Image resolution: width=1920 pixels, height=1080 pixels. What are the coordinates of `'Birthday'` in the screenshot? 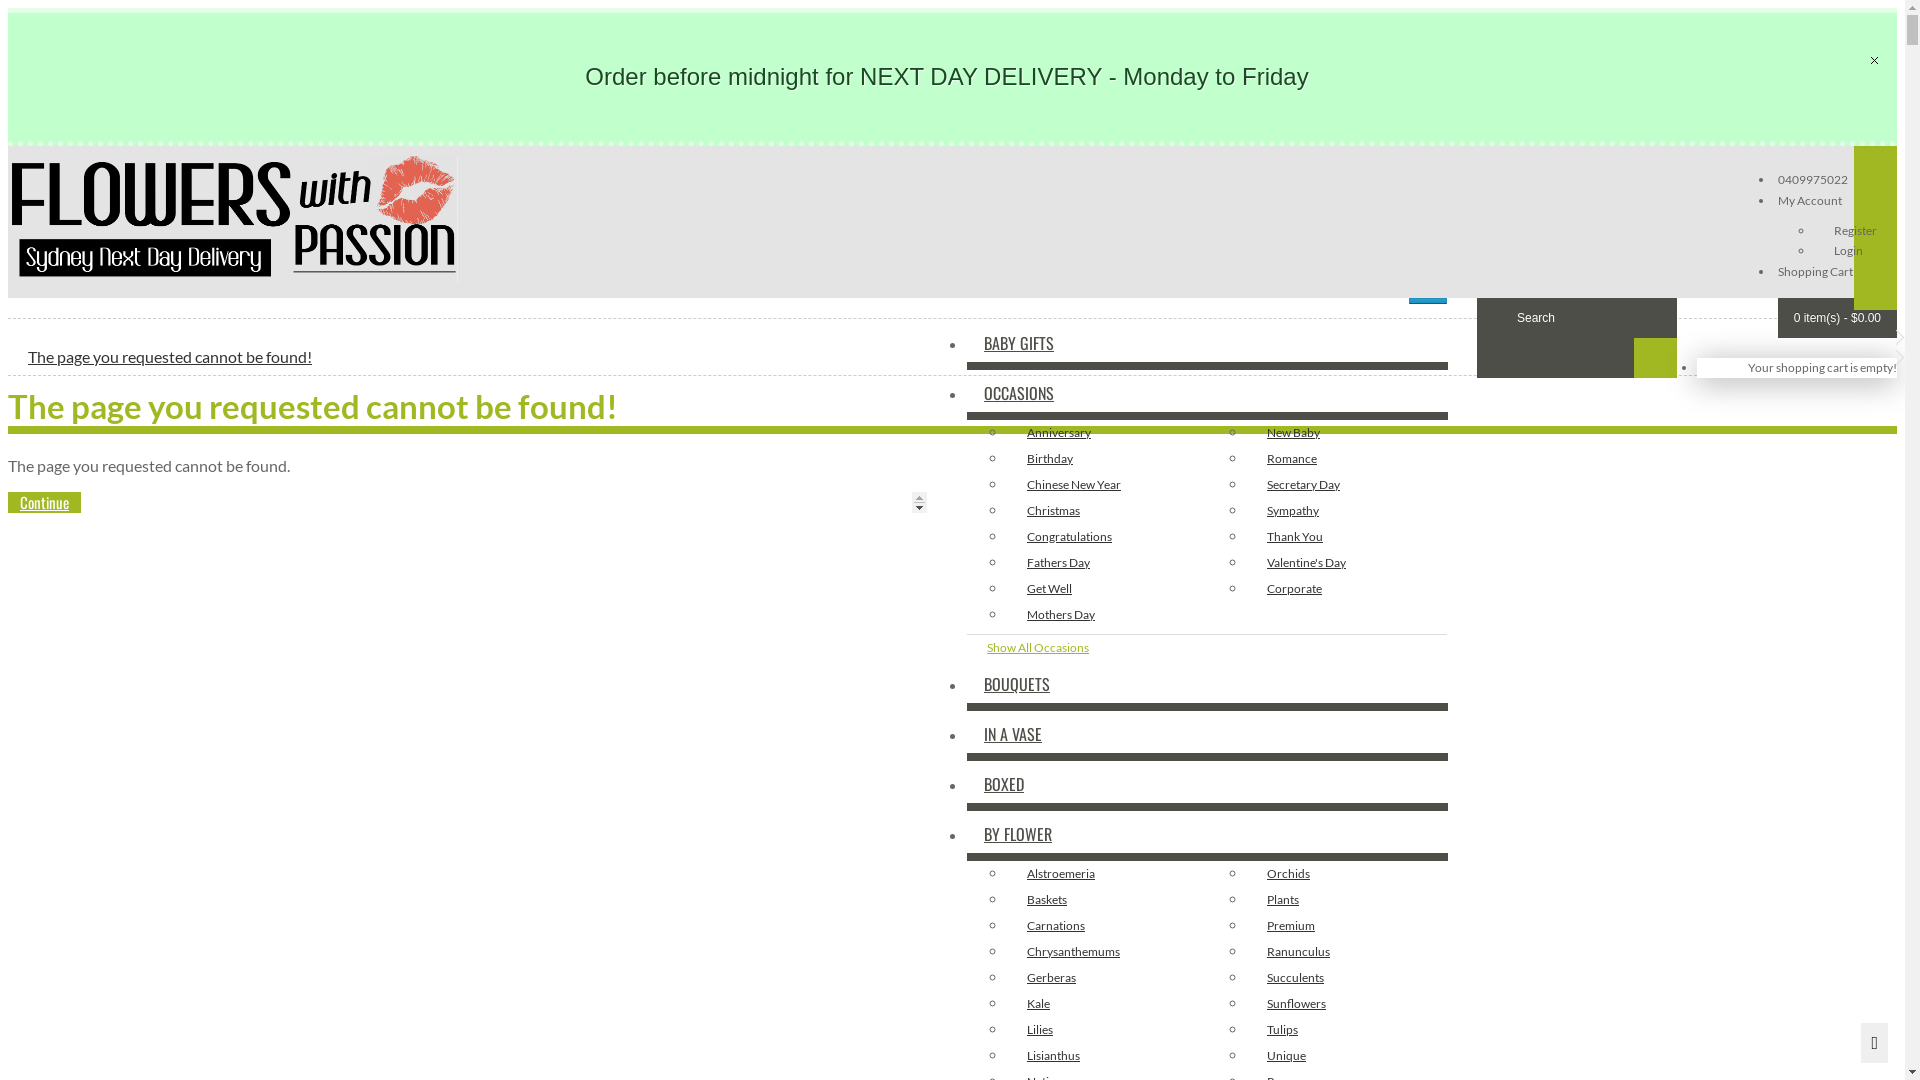 It's located at (1106, 459).